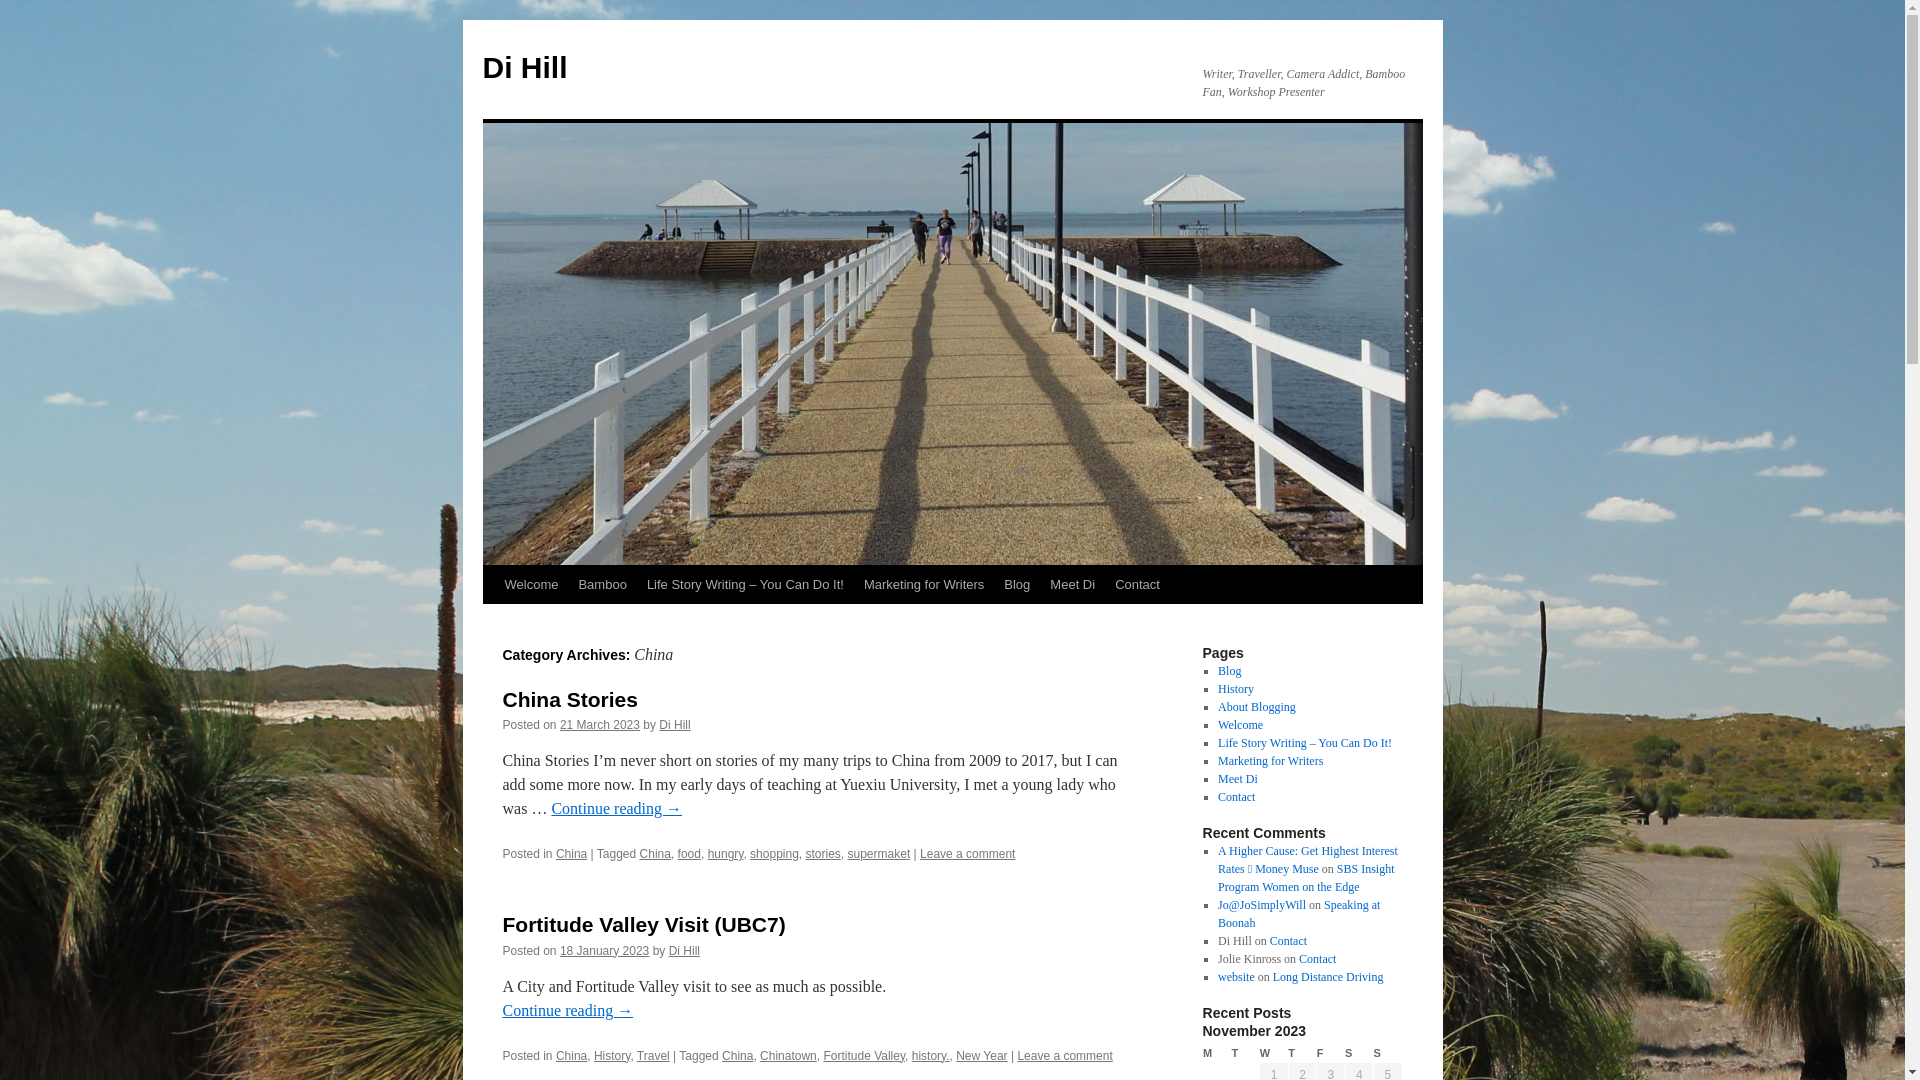  Describe the element at coordinates (823, 853) in the screenshot. I see `'stories'` at that location.